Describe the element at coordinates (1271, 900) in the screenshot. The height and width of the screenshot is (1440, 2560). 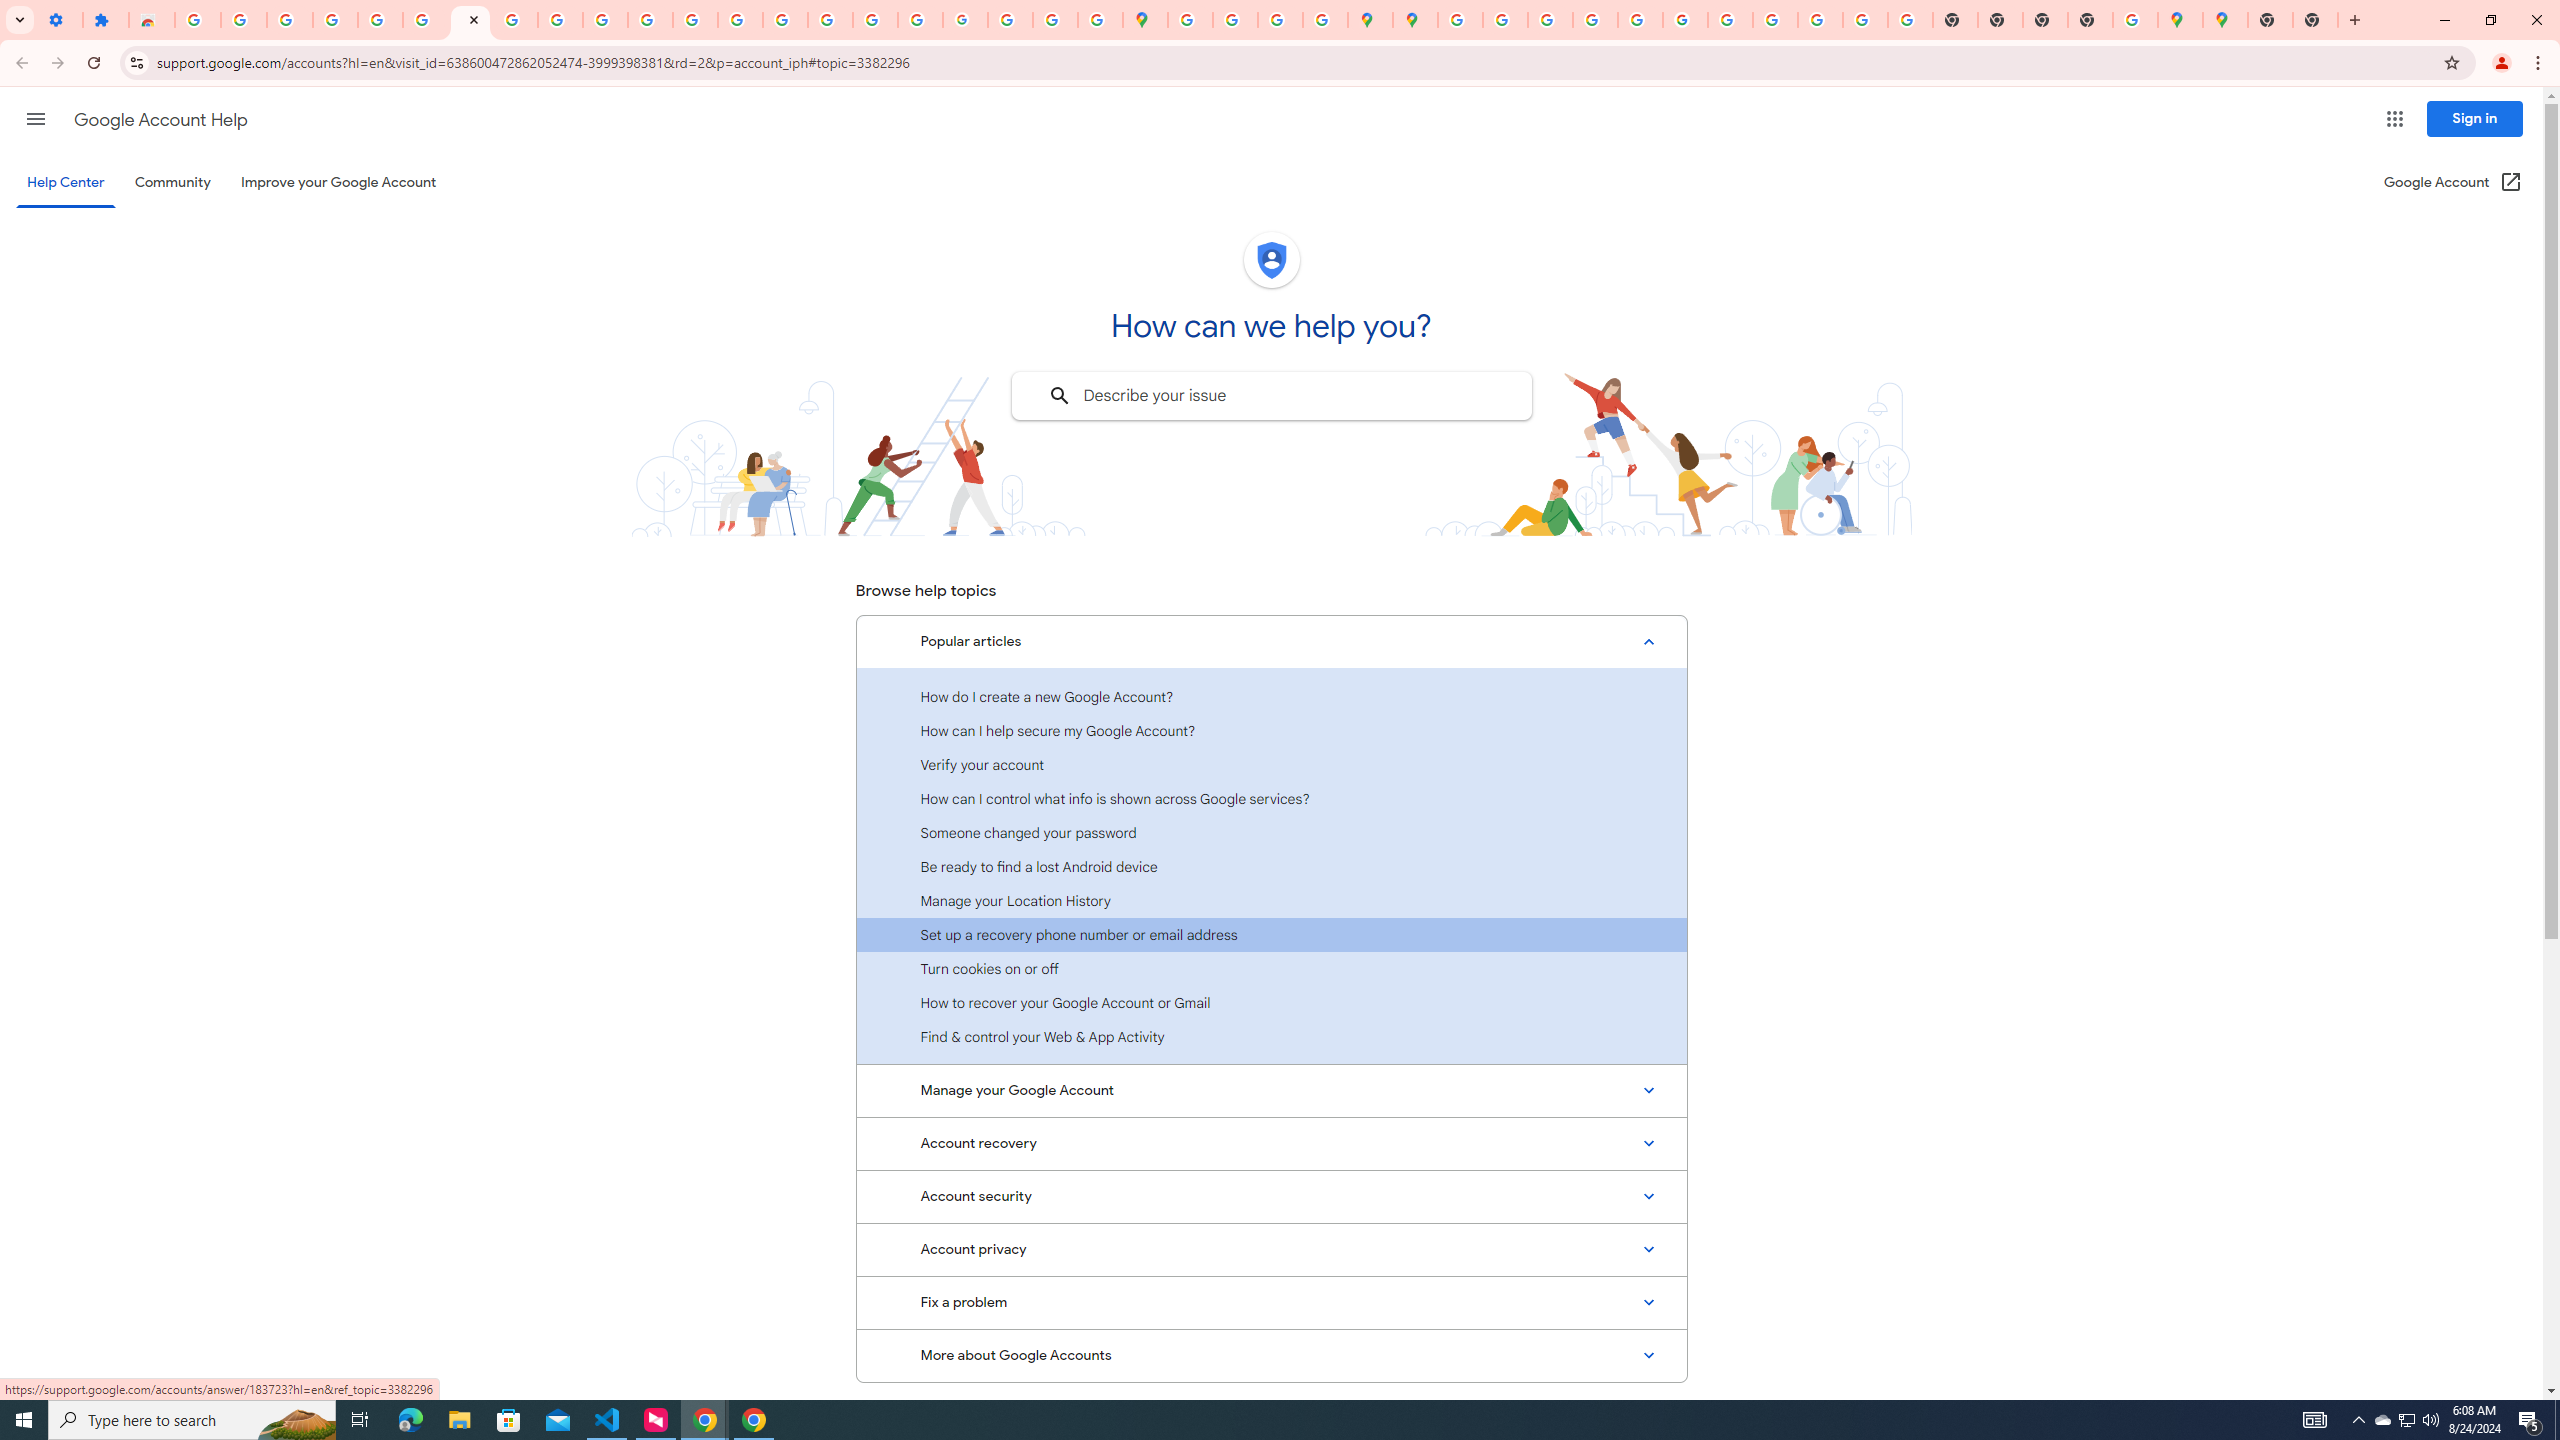
I see `'Manage your Location History'` at that location.